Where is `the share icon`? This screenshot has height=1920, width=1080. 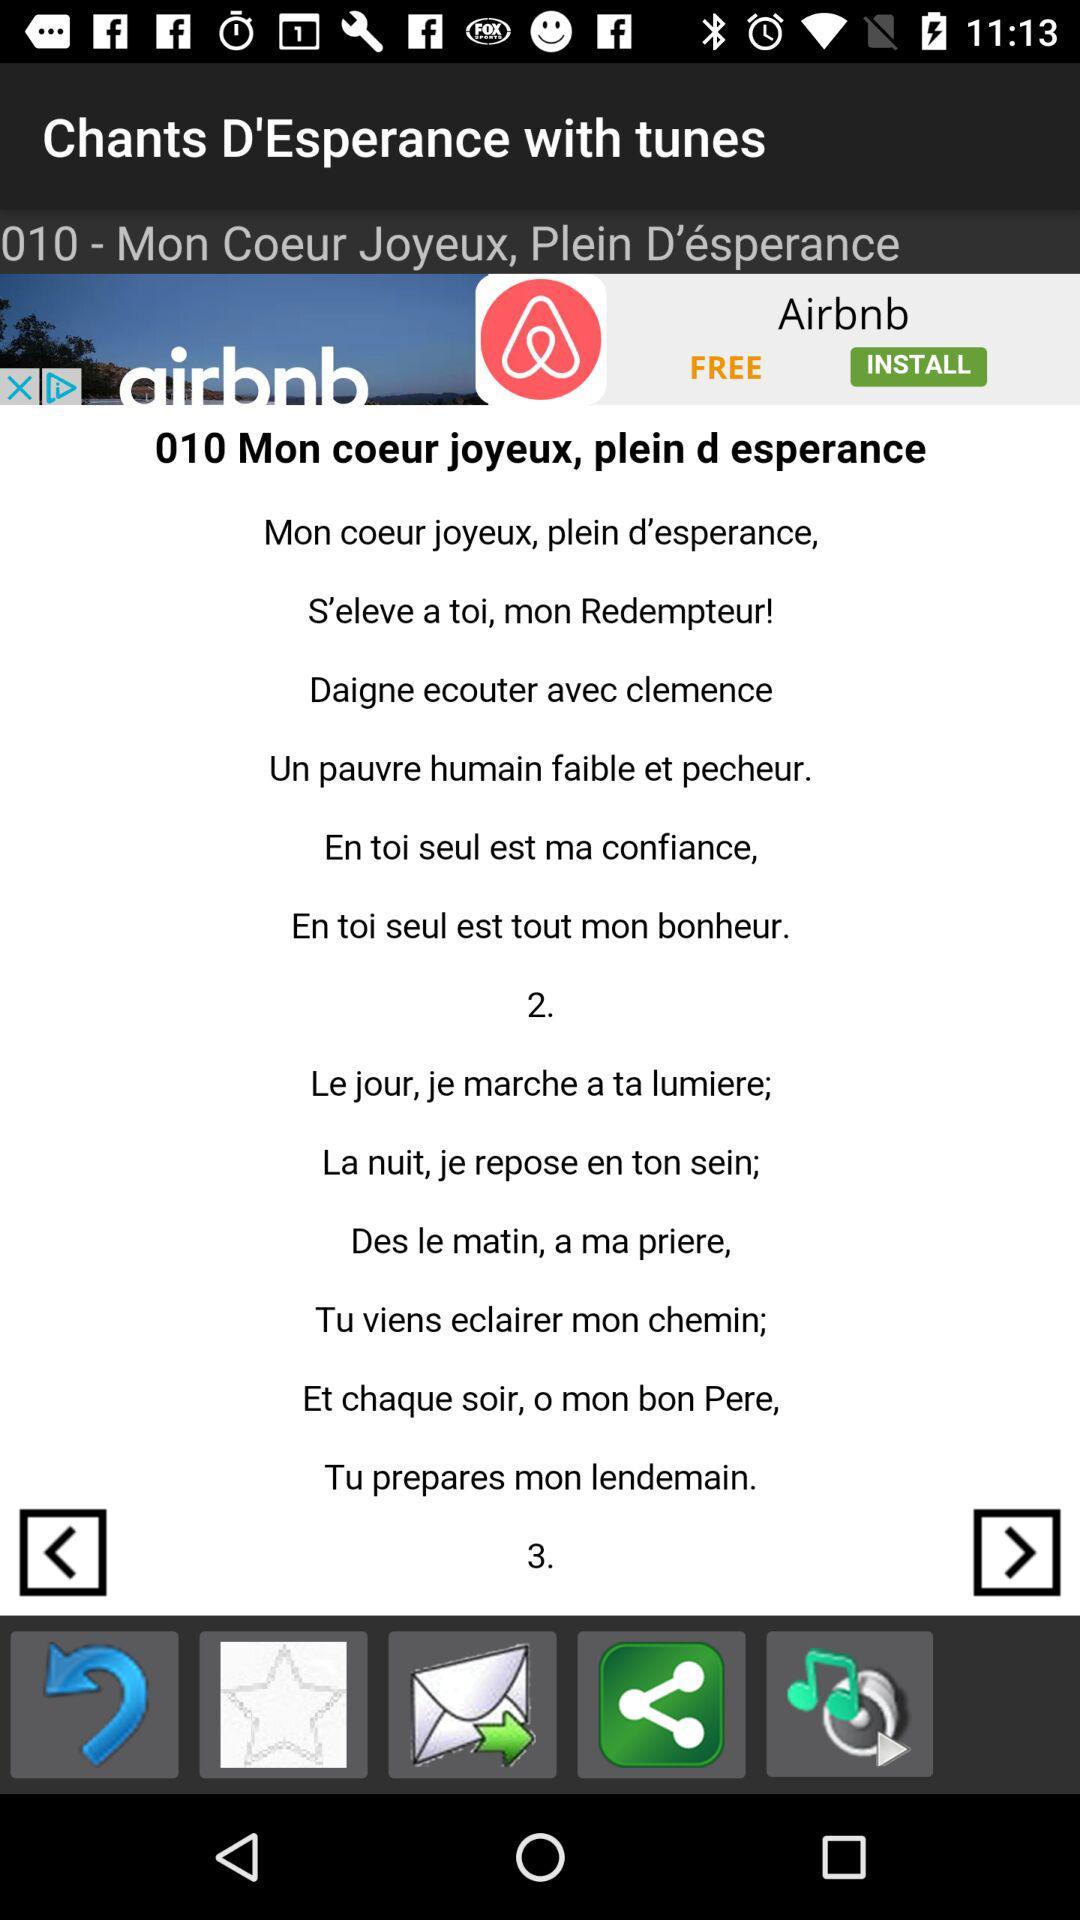 the share icon is located at coordinates (661, 1703).